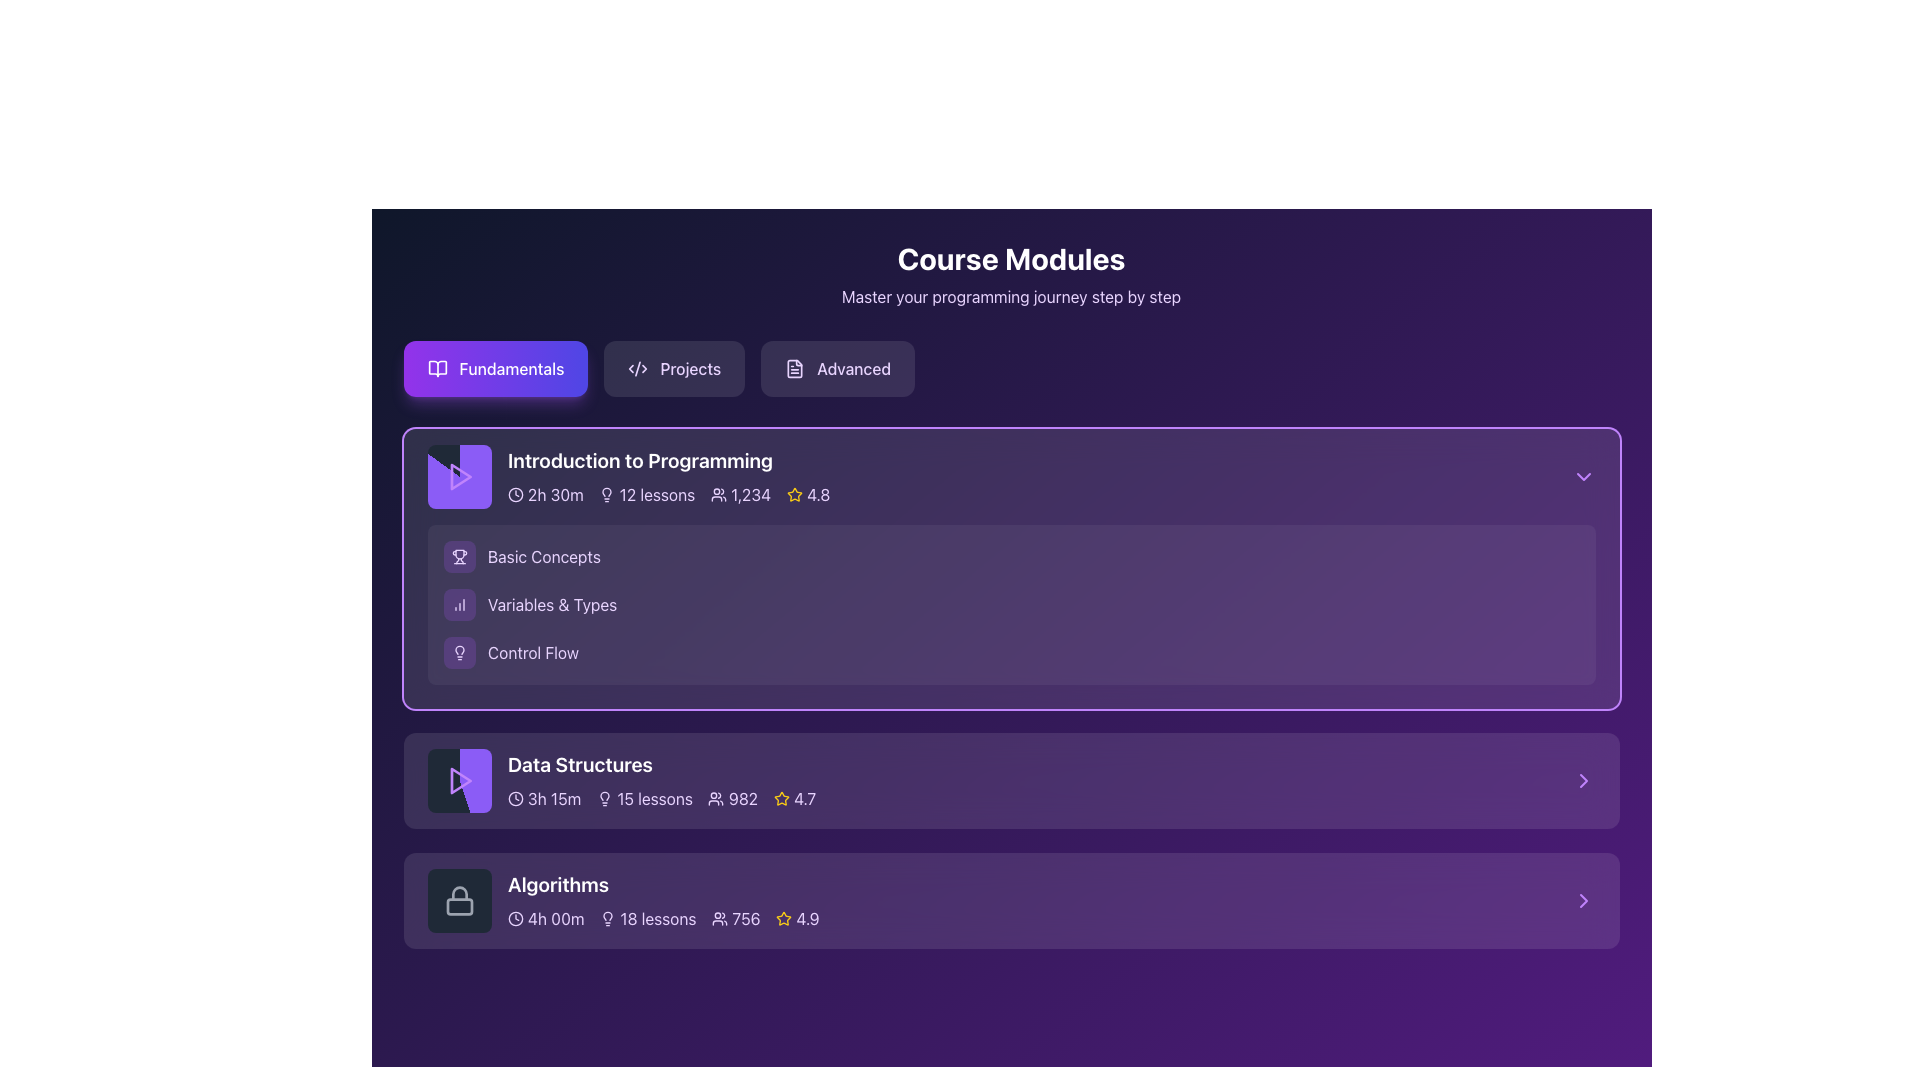 The image size is (1920, 1080). Describe the element at coordinates (458, 554) in the screenshot. I see `the trophy icon, which represents achievements or success` at that location.